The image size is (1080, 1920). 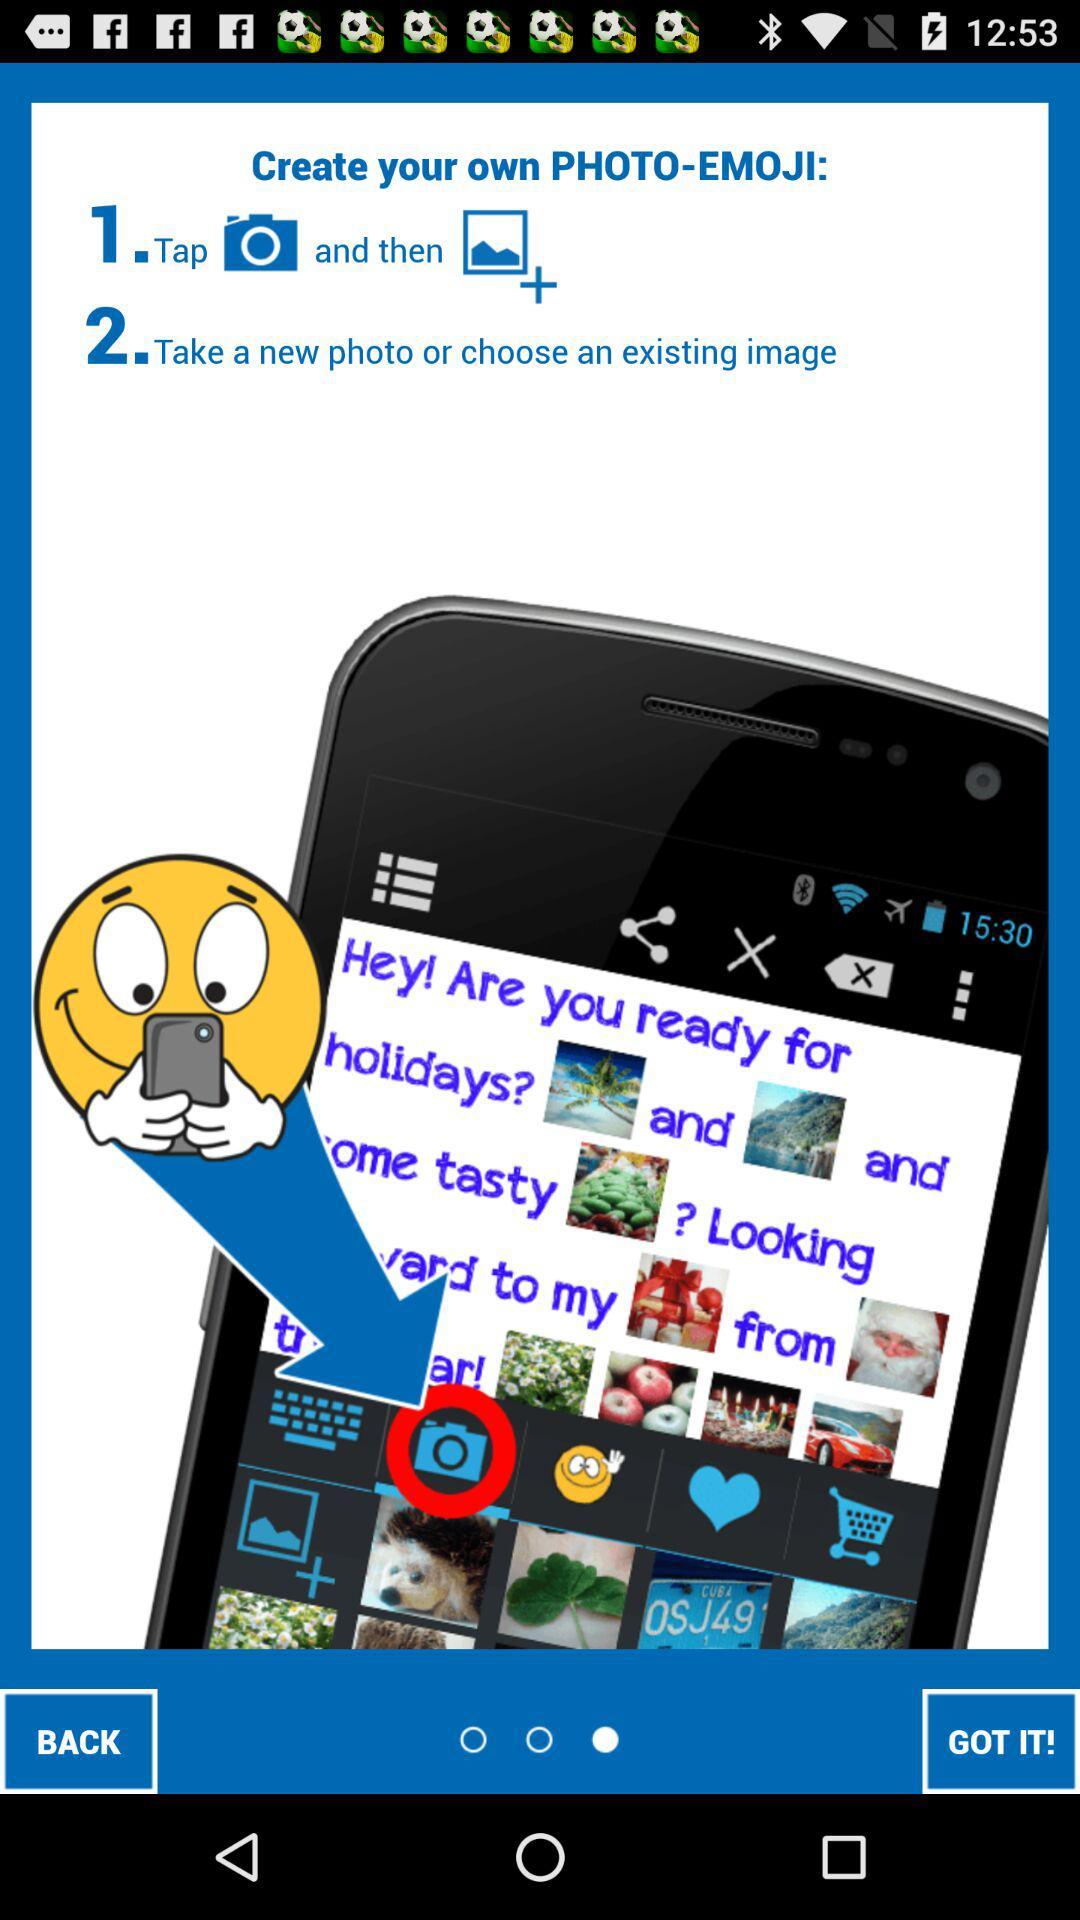 What do you see at coordinates (1001, 1740) in the screenshot?
I see `got it! icon` at bounding box center [1001, 1740].